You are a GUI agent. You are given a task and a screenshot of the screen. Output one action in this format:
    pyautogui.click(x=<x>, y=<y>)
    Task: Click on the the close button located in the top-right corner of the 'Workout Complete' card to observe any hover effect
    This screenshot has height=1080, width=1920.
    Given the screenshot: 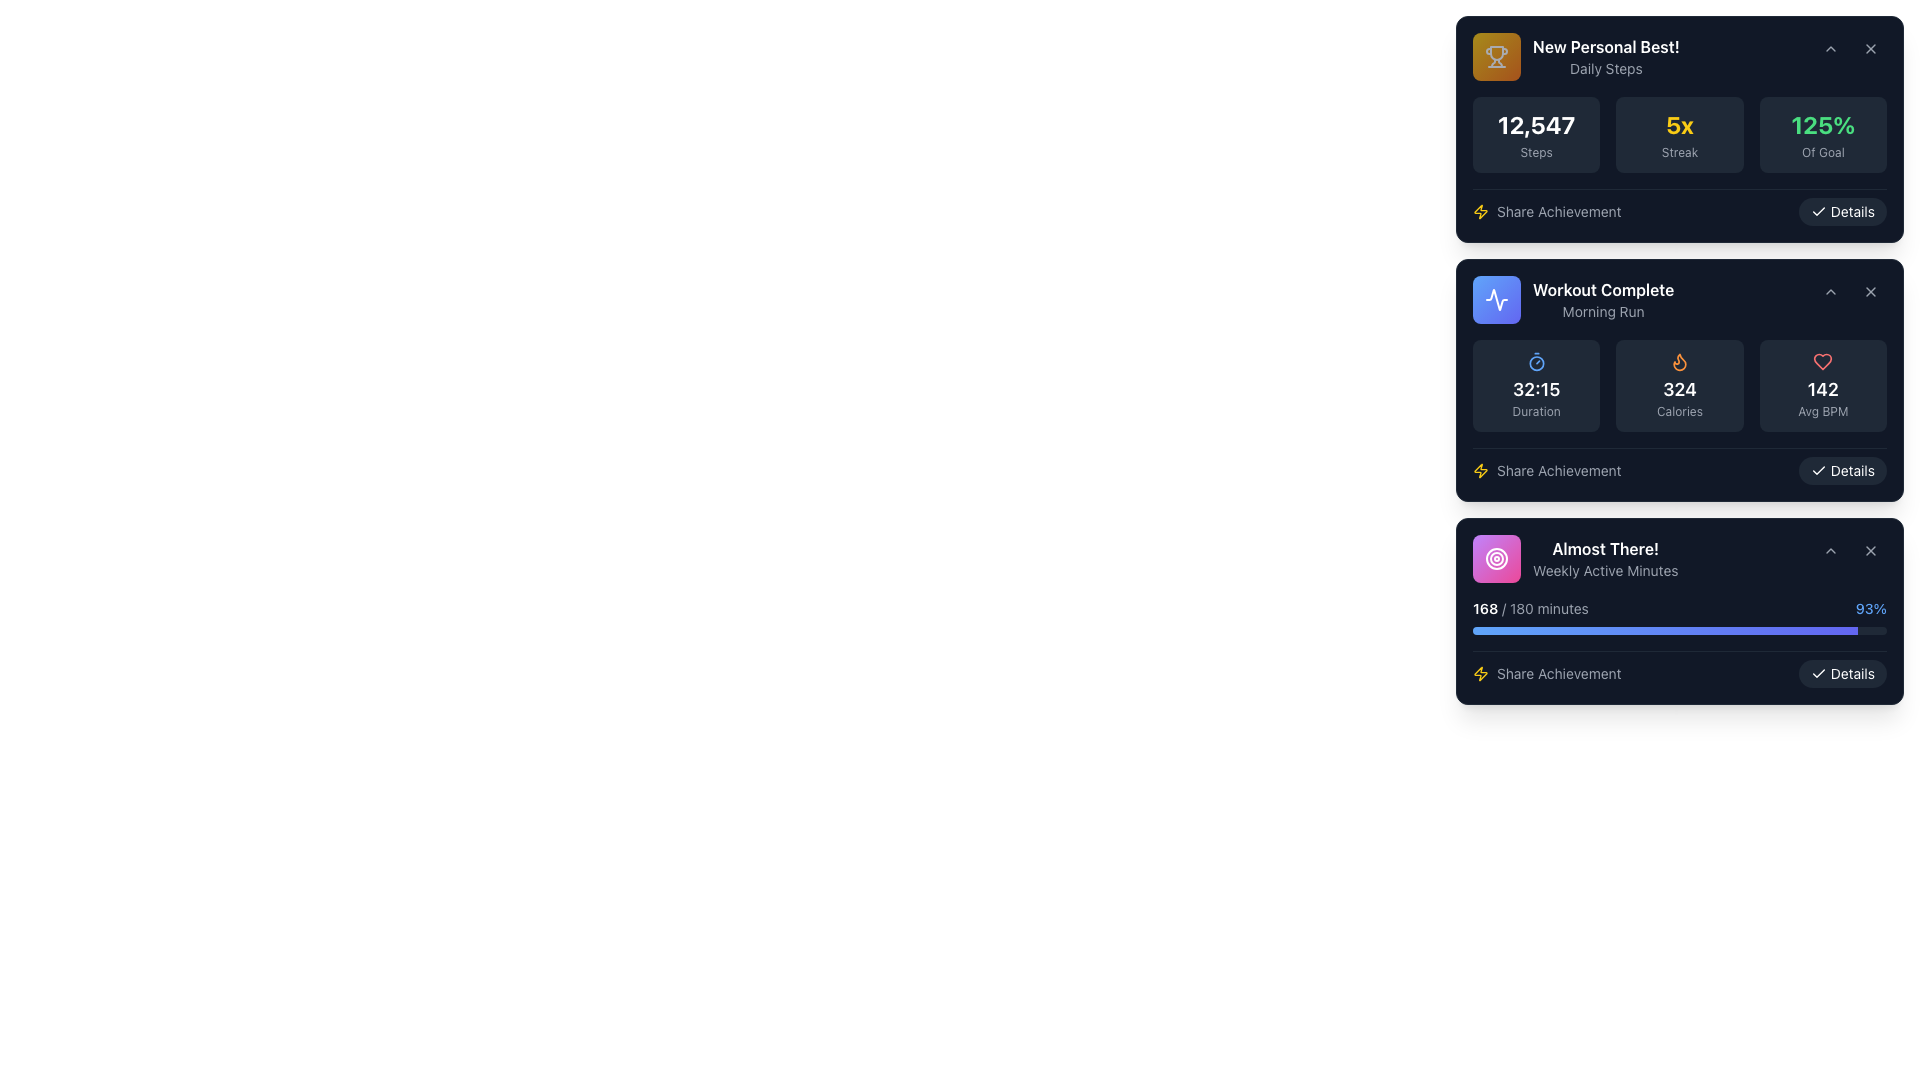 What is the action you would take?
    pyautogui.click(x=1870, y=292)
    